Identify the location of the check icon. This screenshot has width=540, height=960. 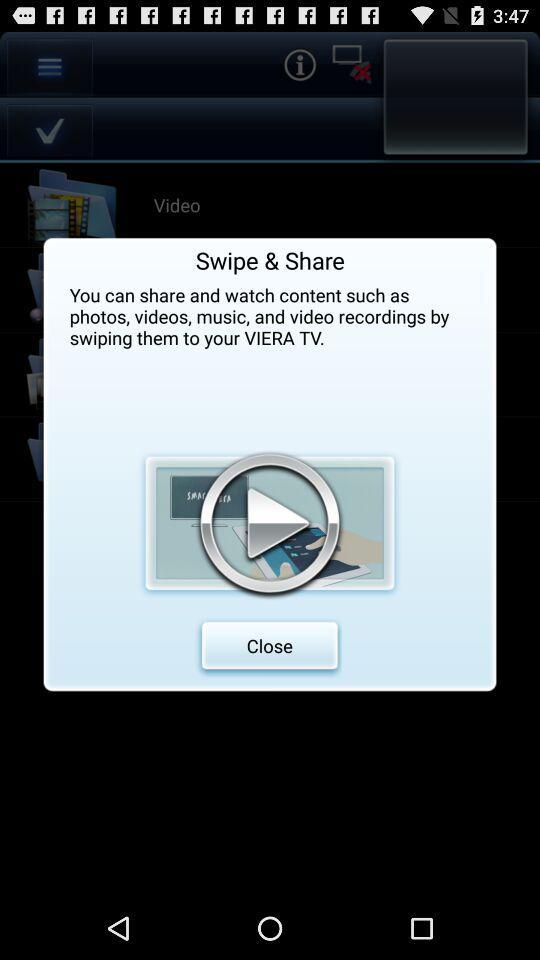
(50, 138).